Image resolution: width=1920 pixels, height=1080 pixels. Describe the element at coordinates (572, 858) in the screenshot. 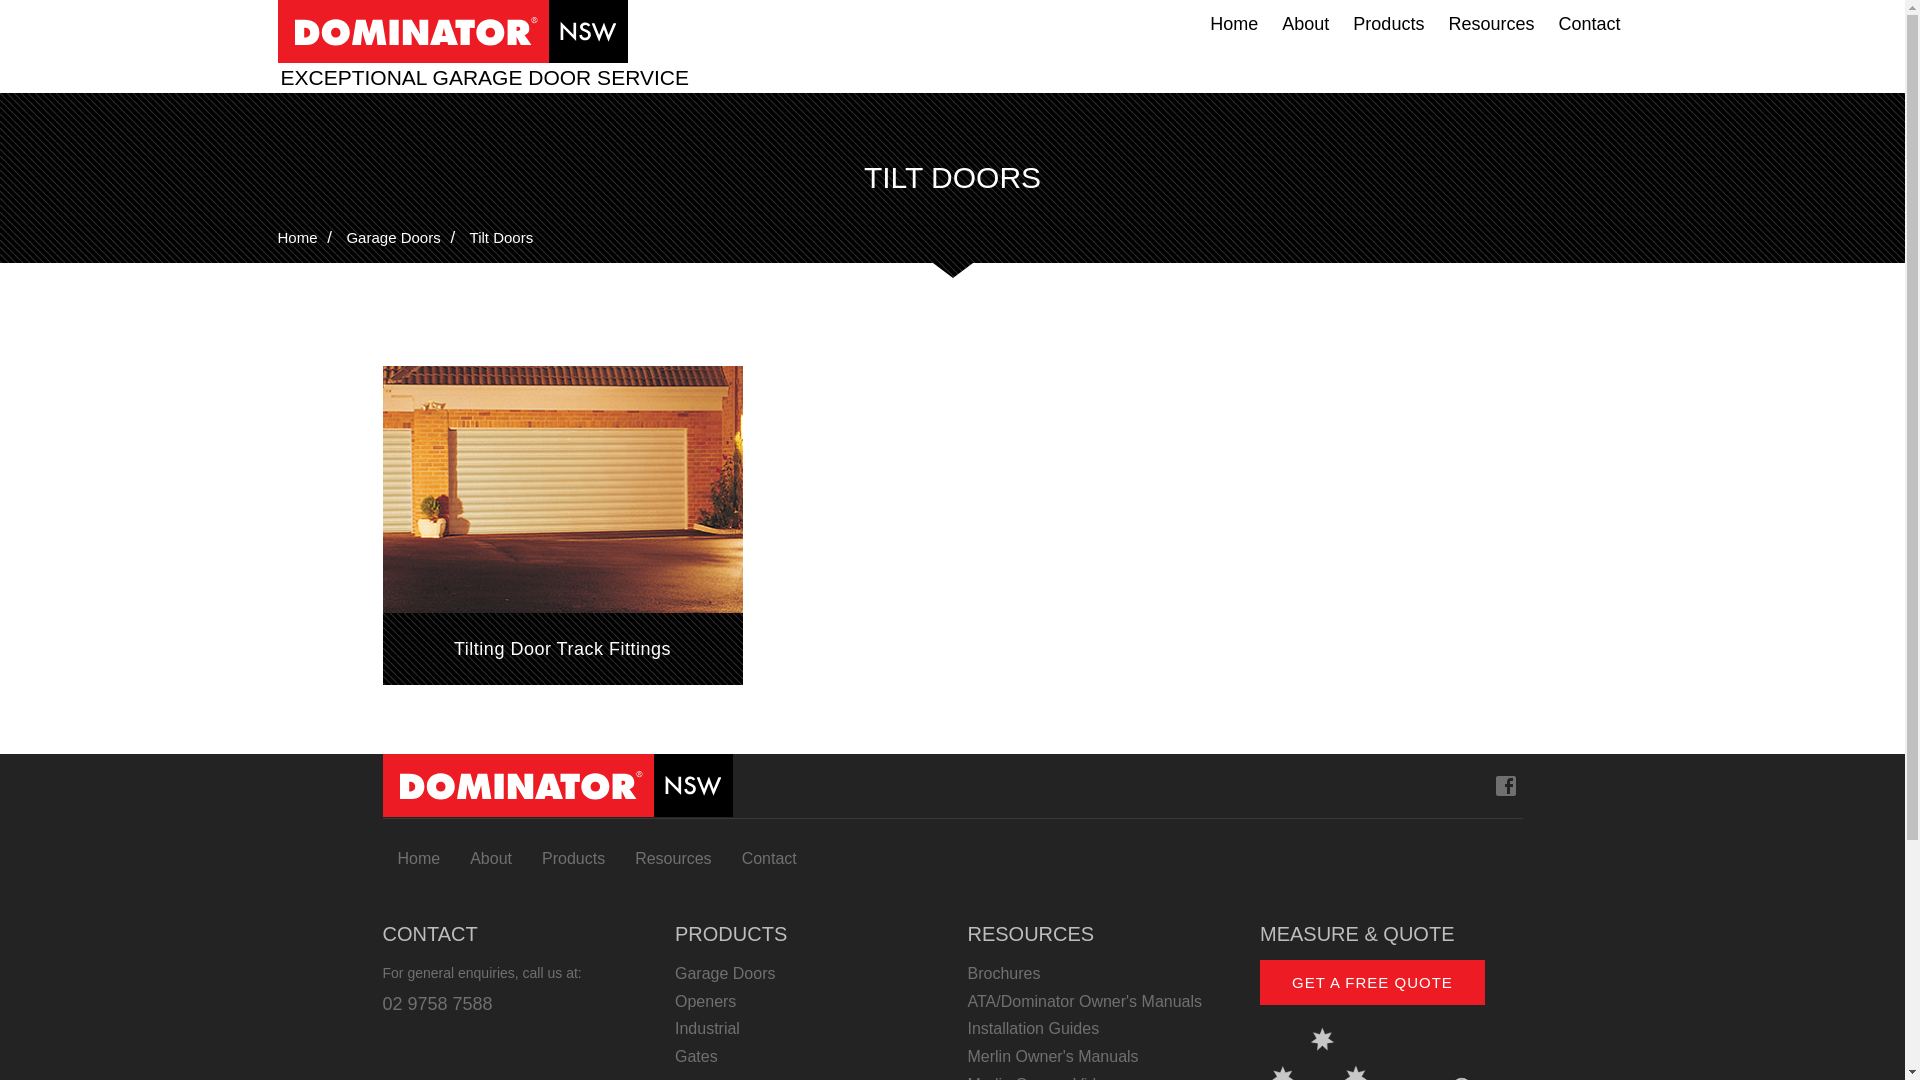

I see `'Products'` at that location.